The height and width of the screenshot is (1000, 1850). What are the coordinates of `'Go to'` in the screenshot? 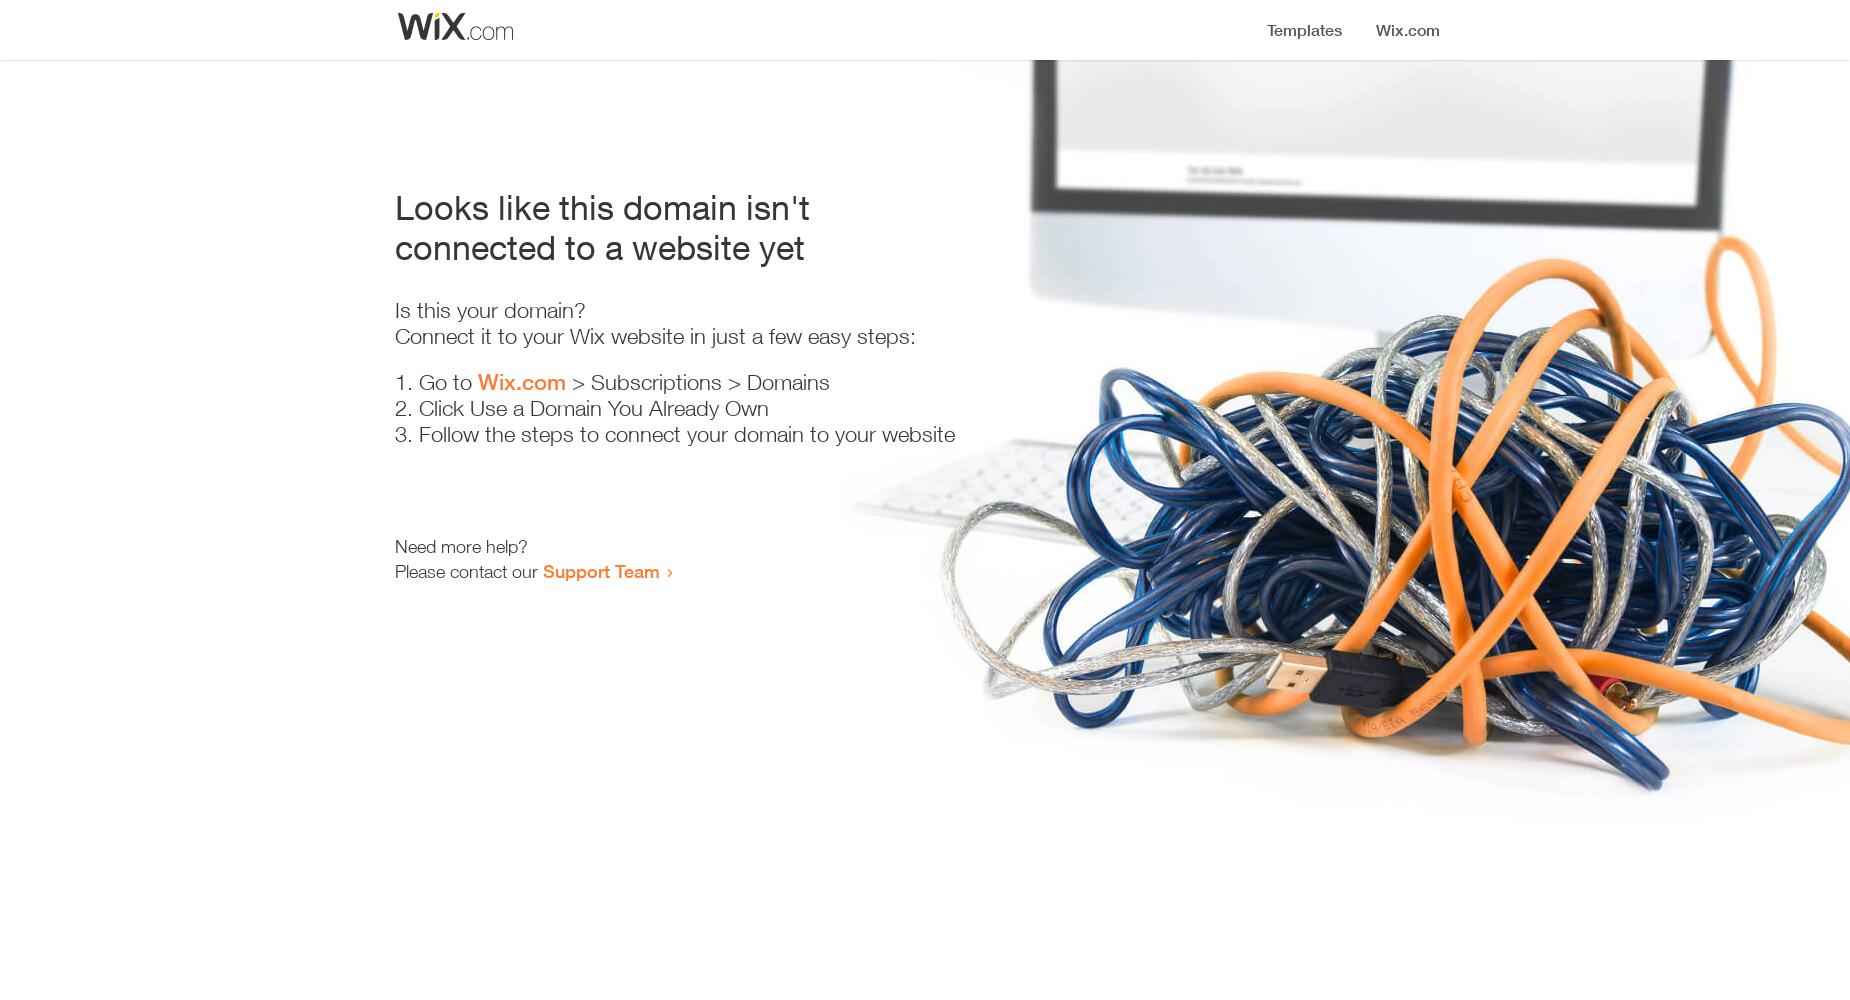 It's located at (418, 382).